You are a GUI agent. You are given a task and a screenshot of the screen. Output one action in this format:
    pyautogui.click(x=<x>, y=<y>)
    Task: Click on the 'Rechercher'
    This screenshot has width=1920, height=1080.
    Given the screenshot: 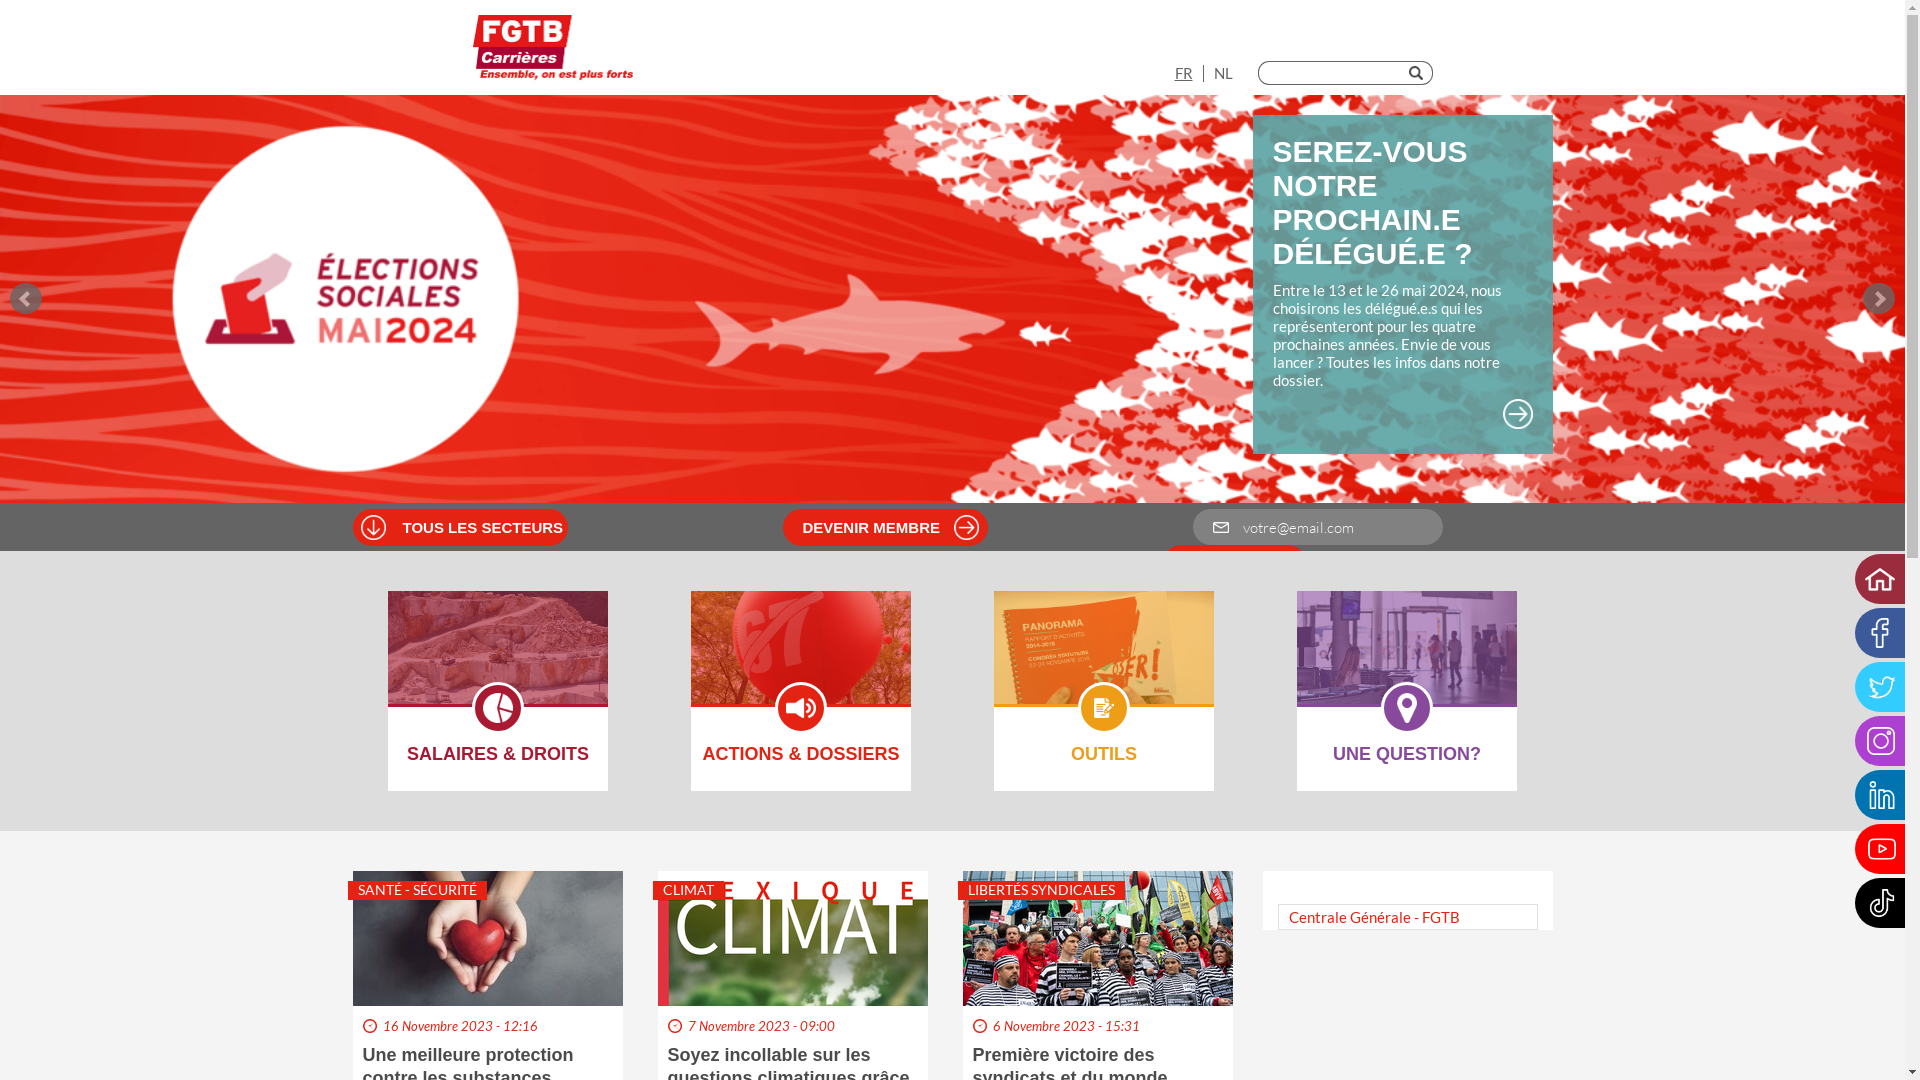 What is the action you would take?
    pyautogui.click(x=1419, y=72)
    